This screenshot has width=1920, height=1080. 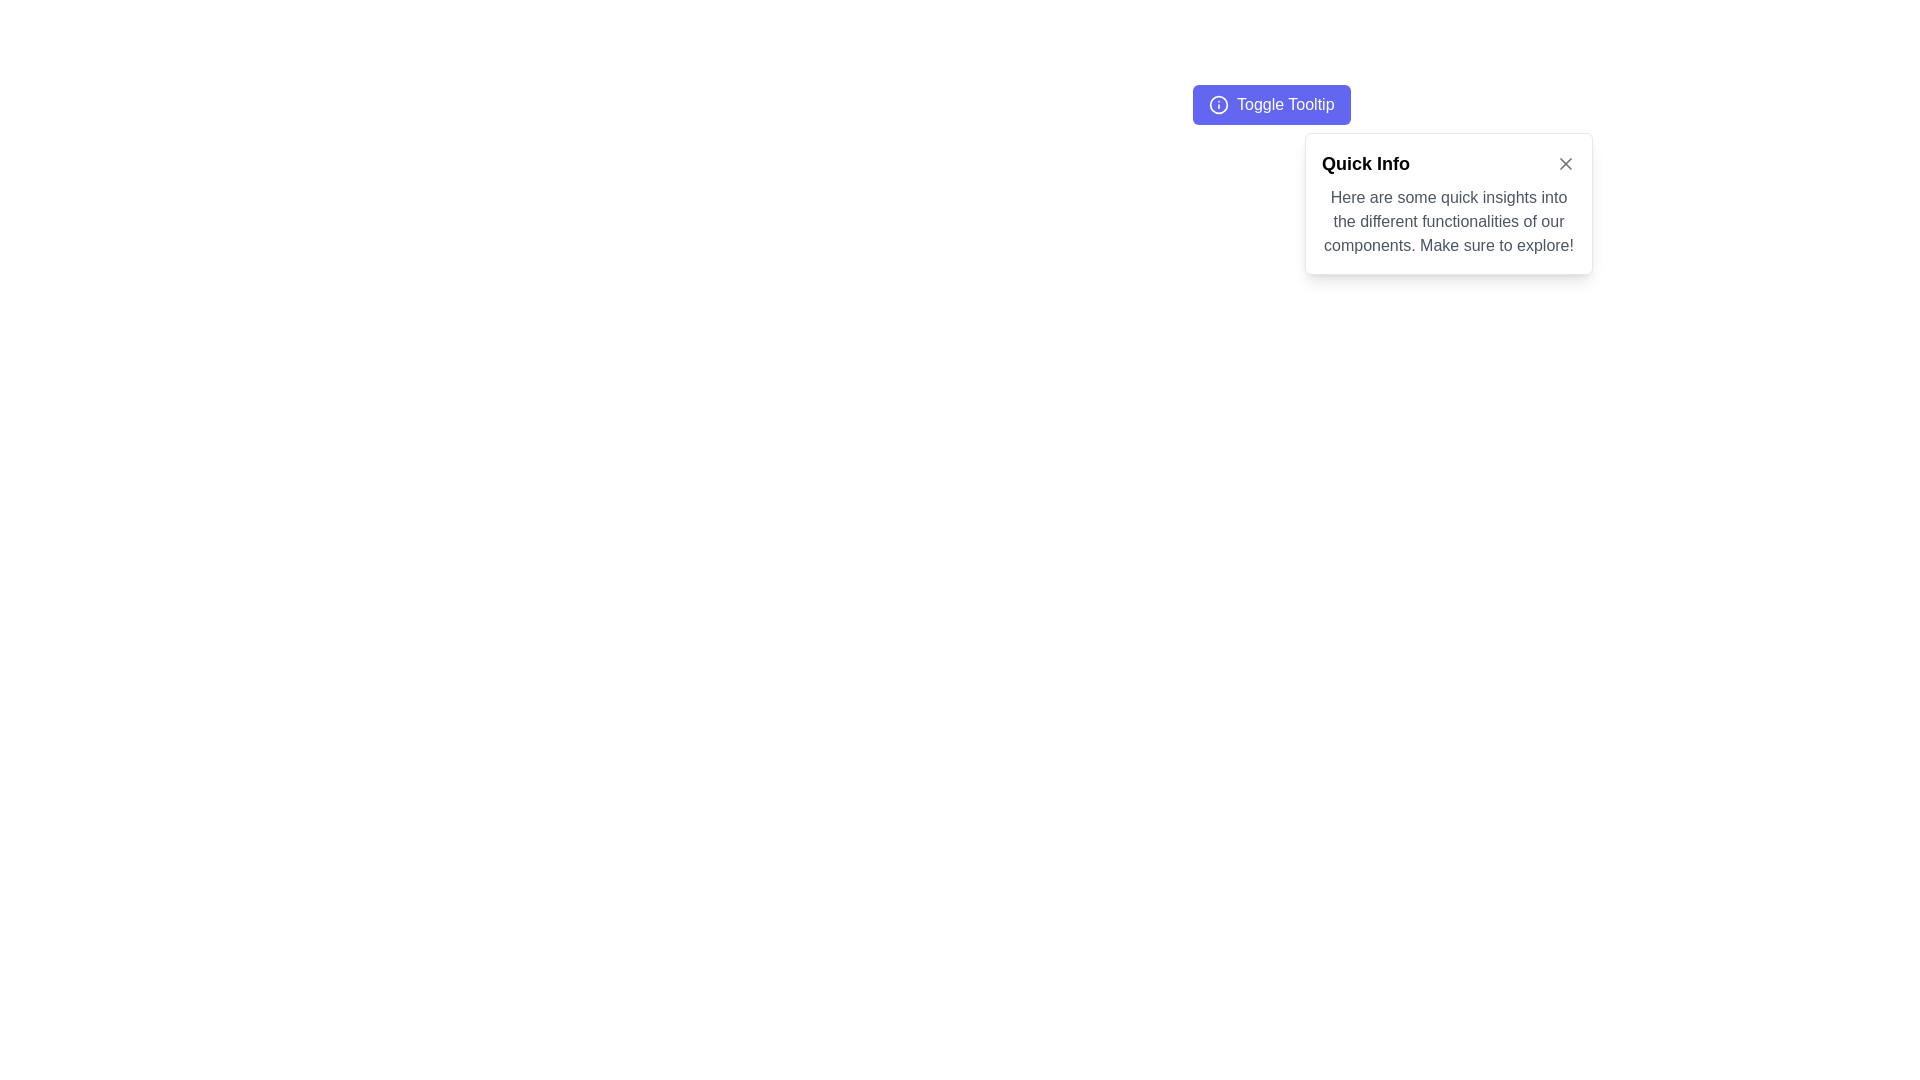 I want to click on the button containing the text label located to the right of the icon, so click(x=1285, y=104).